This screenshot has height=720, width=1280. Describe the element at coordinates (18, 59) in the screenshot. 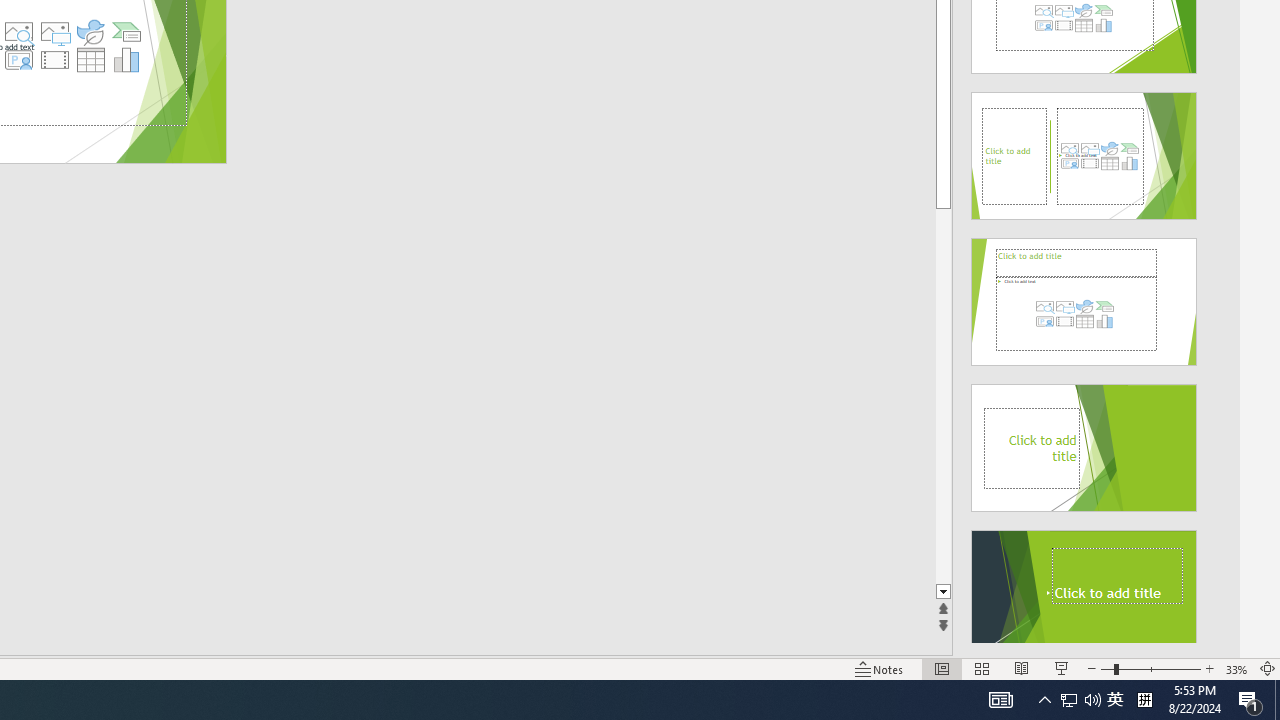

I see `'Insert Cameo'` at that location.